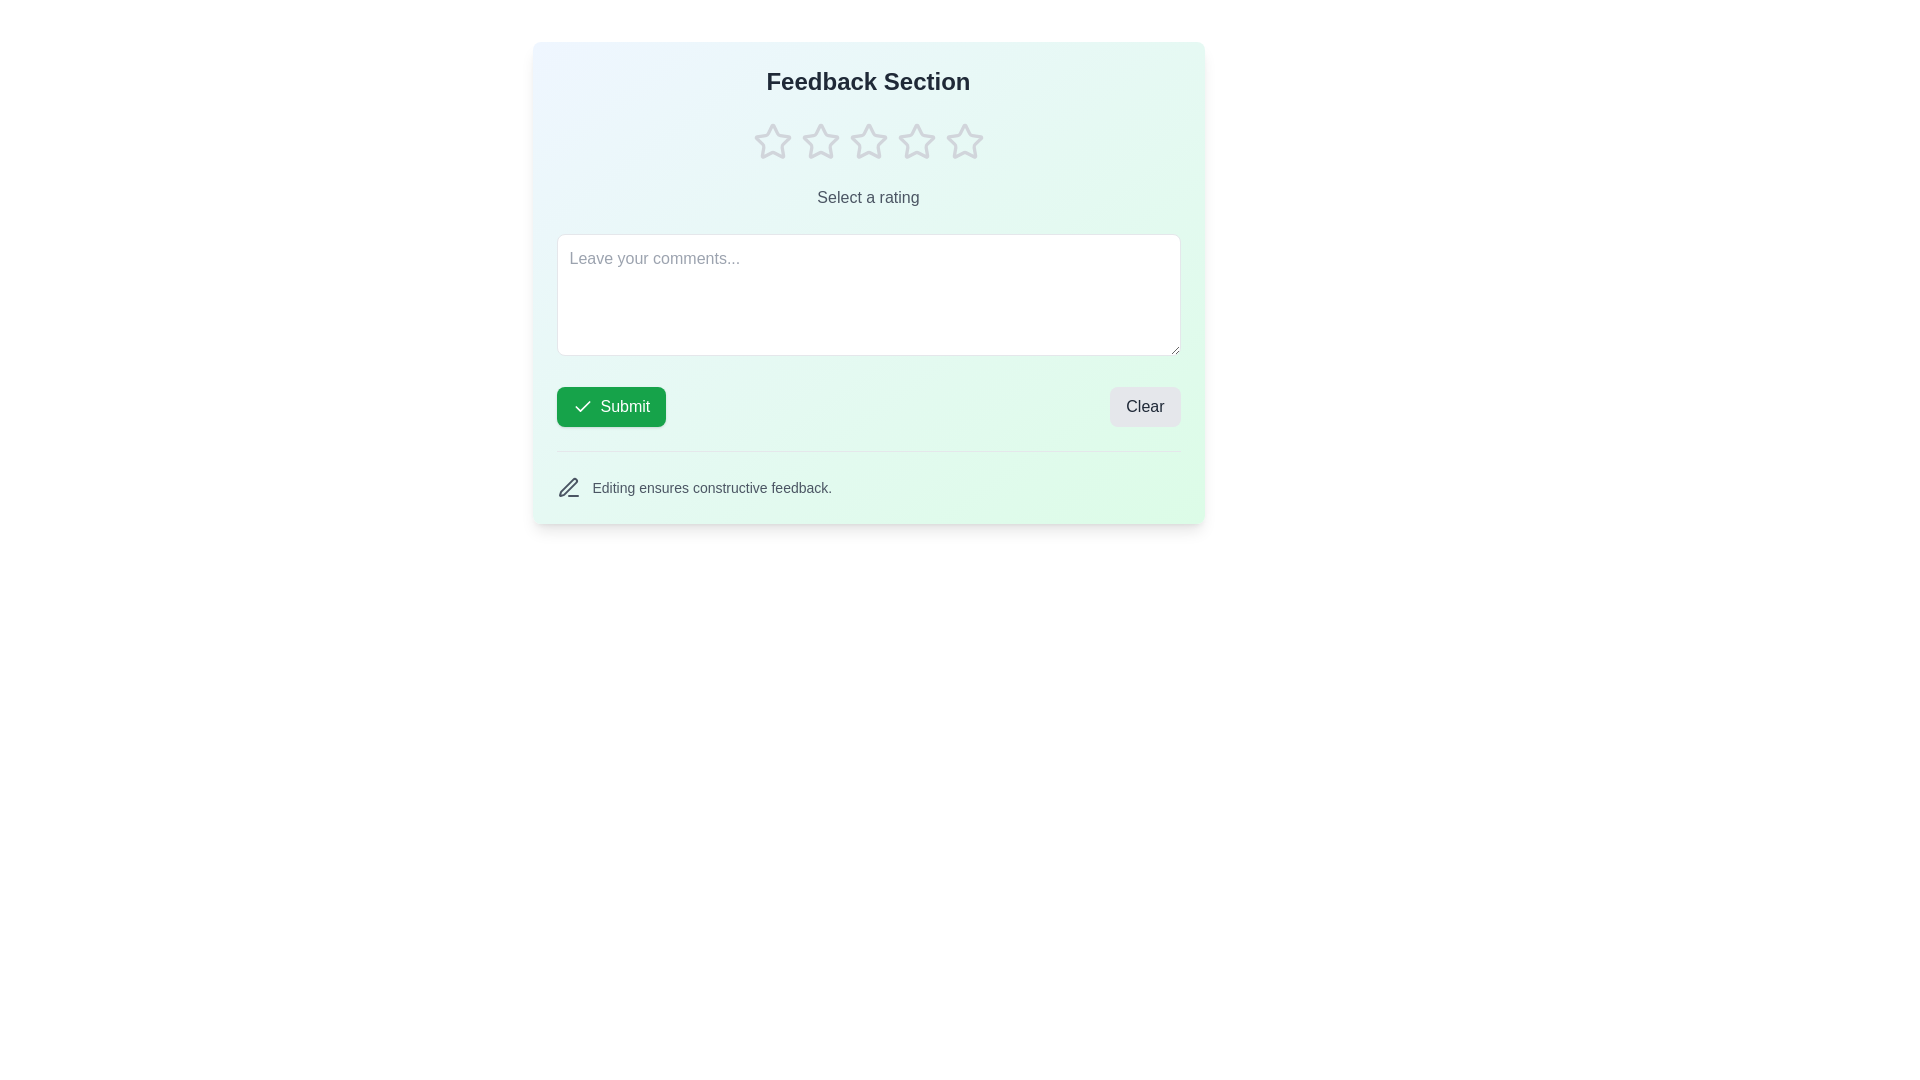 This screenshot has height=1080, width=1920. I want to click on the 'Clear' button, which has a gray background and rounded corners, to visualize its interactivity, so click(1145, 406).